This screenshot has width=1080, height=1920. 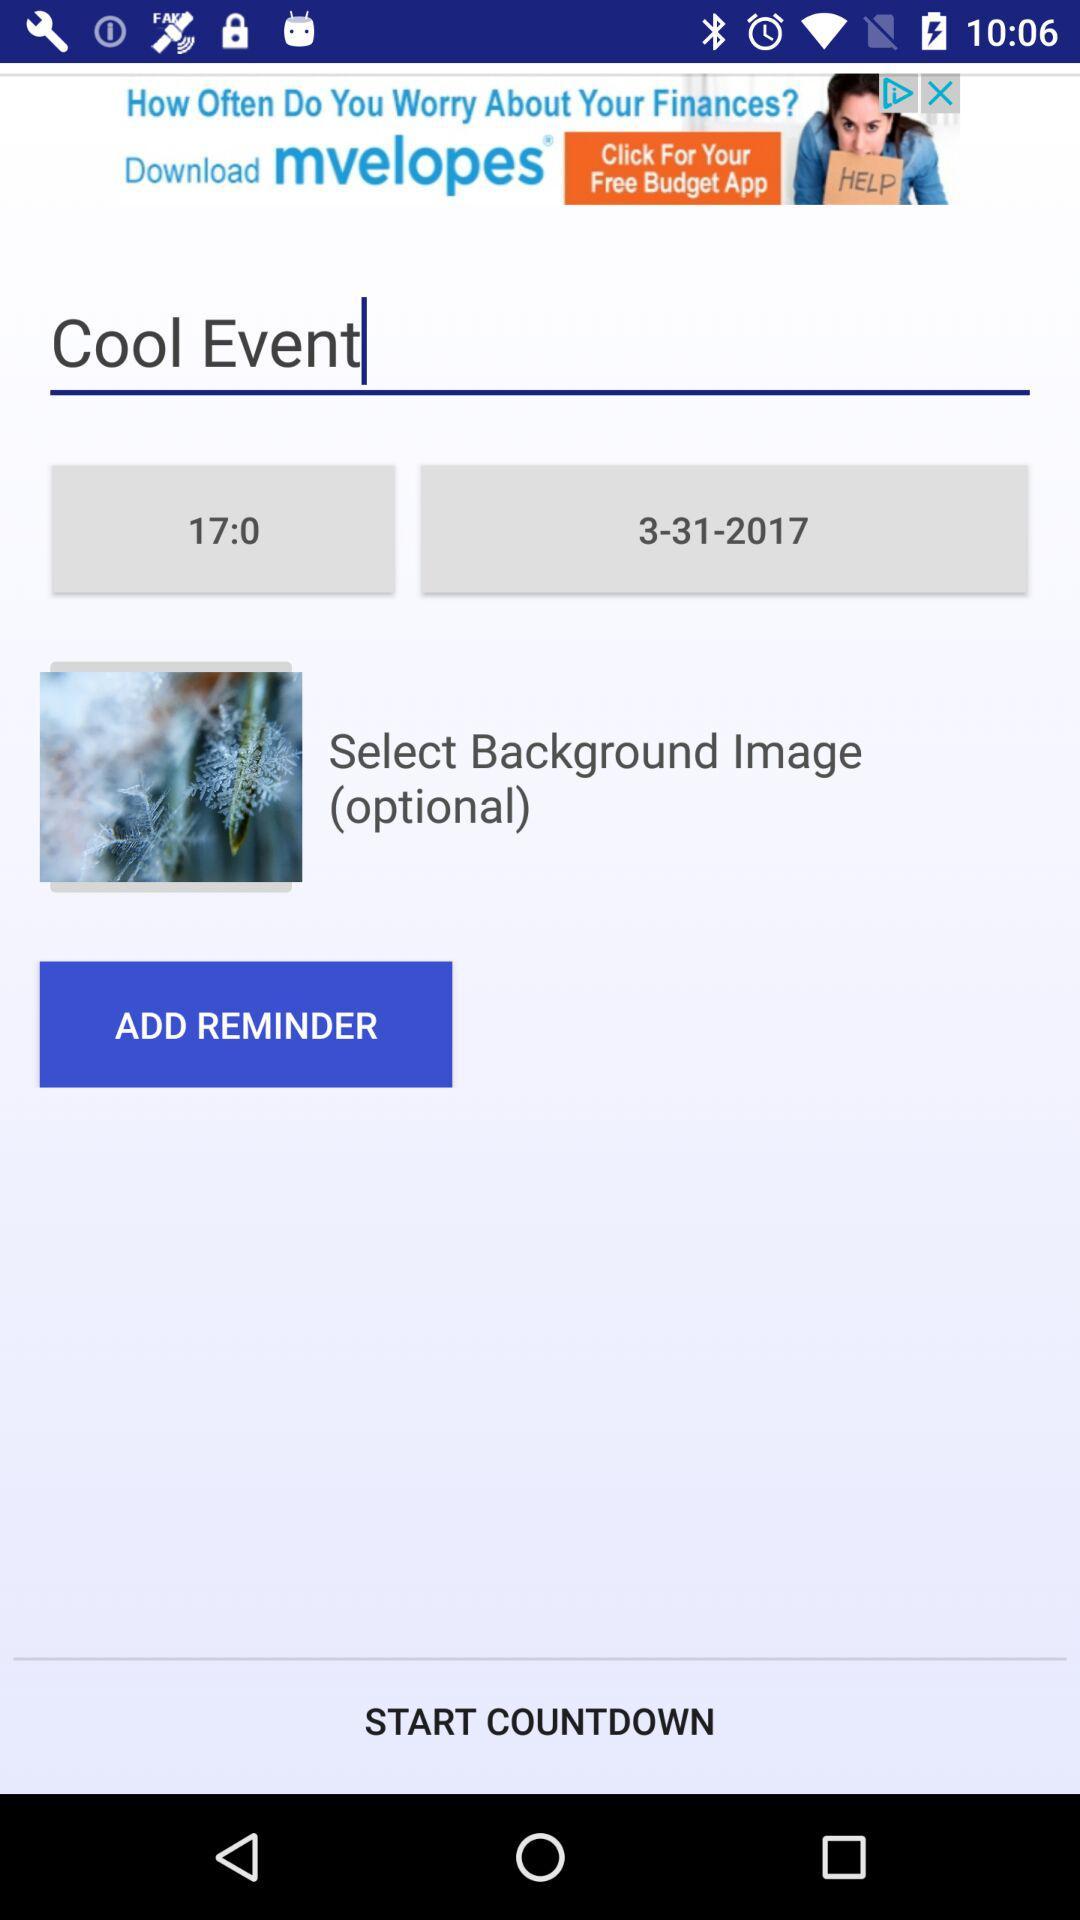 I want to click on button, so click(x=169, y=776).